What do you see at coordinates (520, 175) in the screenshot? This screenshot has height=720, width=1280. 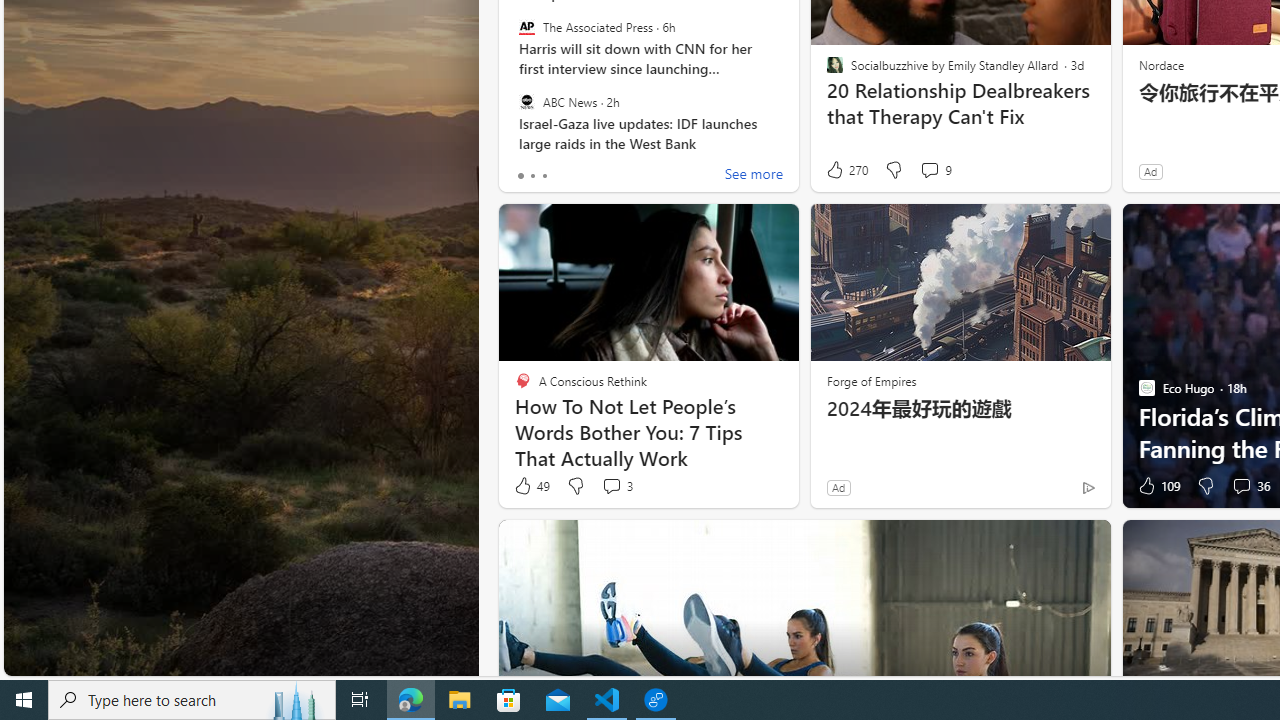 I see `'tab-0'` at bounding box center [520, 175].